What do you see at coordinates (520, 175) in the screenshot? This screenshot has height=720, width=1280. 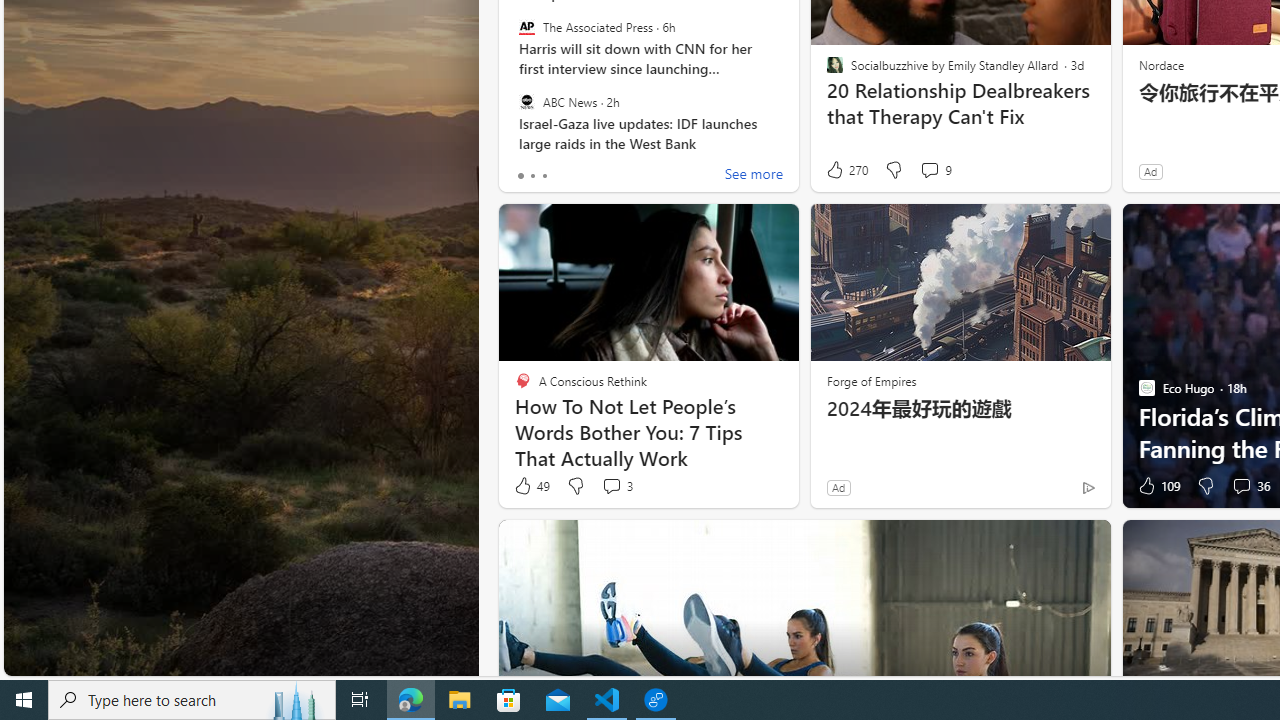 I see `'tab-0'` at bounding box center [520, 175].